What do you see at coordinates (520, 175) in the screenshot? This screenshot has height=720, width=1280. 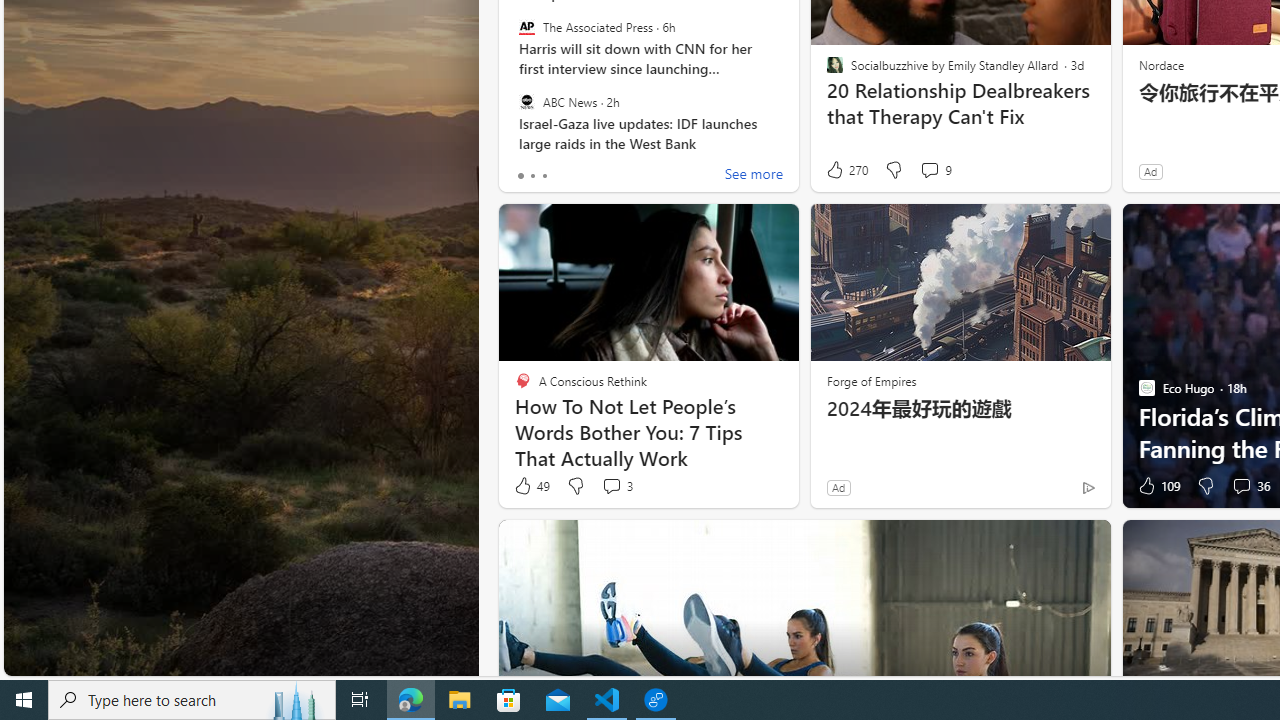 I see `'tab-0'` at bounding box center [520, 175].